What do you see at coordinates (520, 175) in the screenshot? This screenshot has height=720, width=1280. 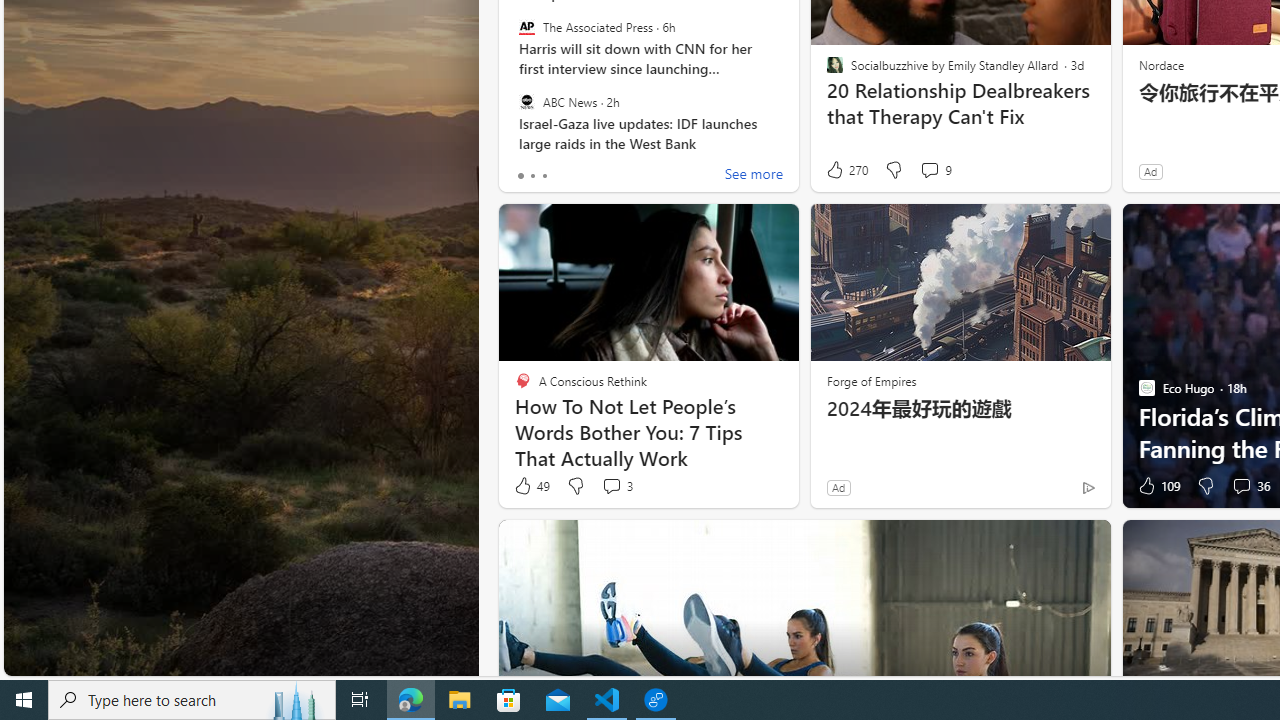 I see `'tab-0'` at bounding box center [520, 175].